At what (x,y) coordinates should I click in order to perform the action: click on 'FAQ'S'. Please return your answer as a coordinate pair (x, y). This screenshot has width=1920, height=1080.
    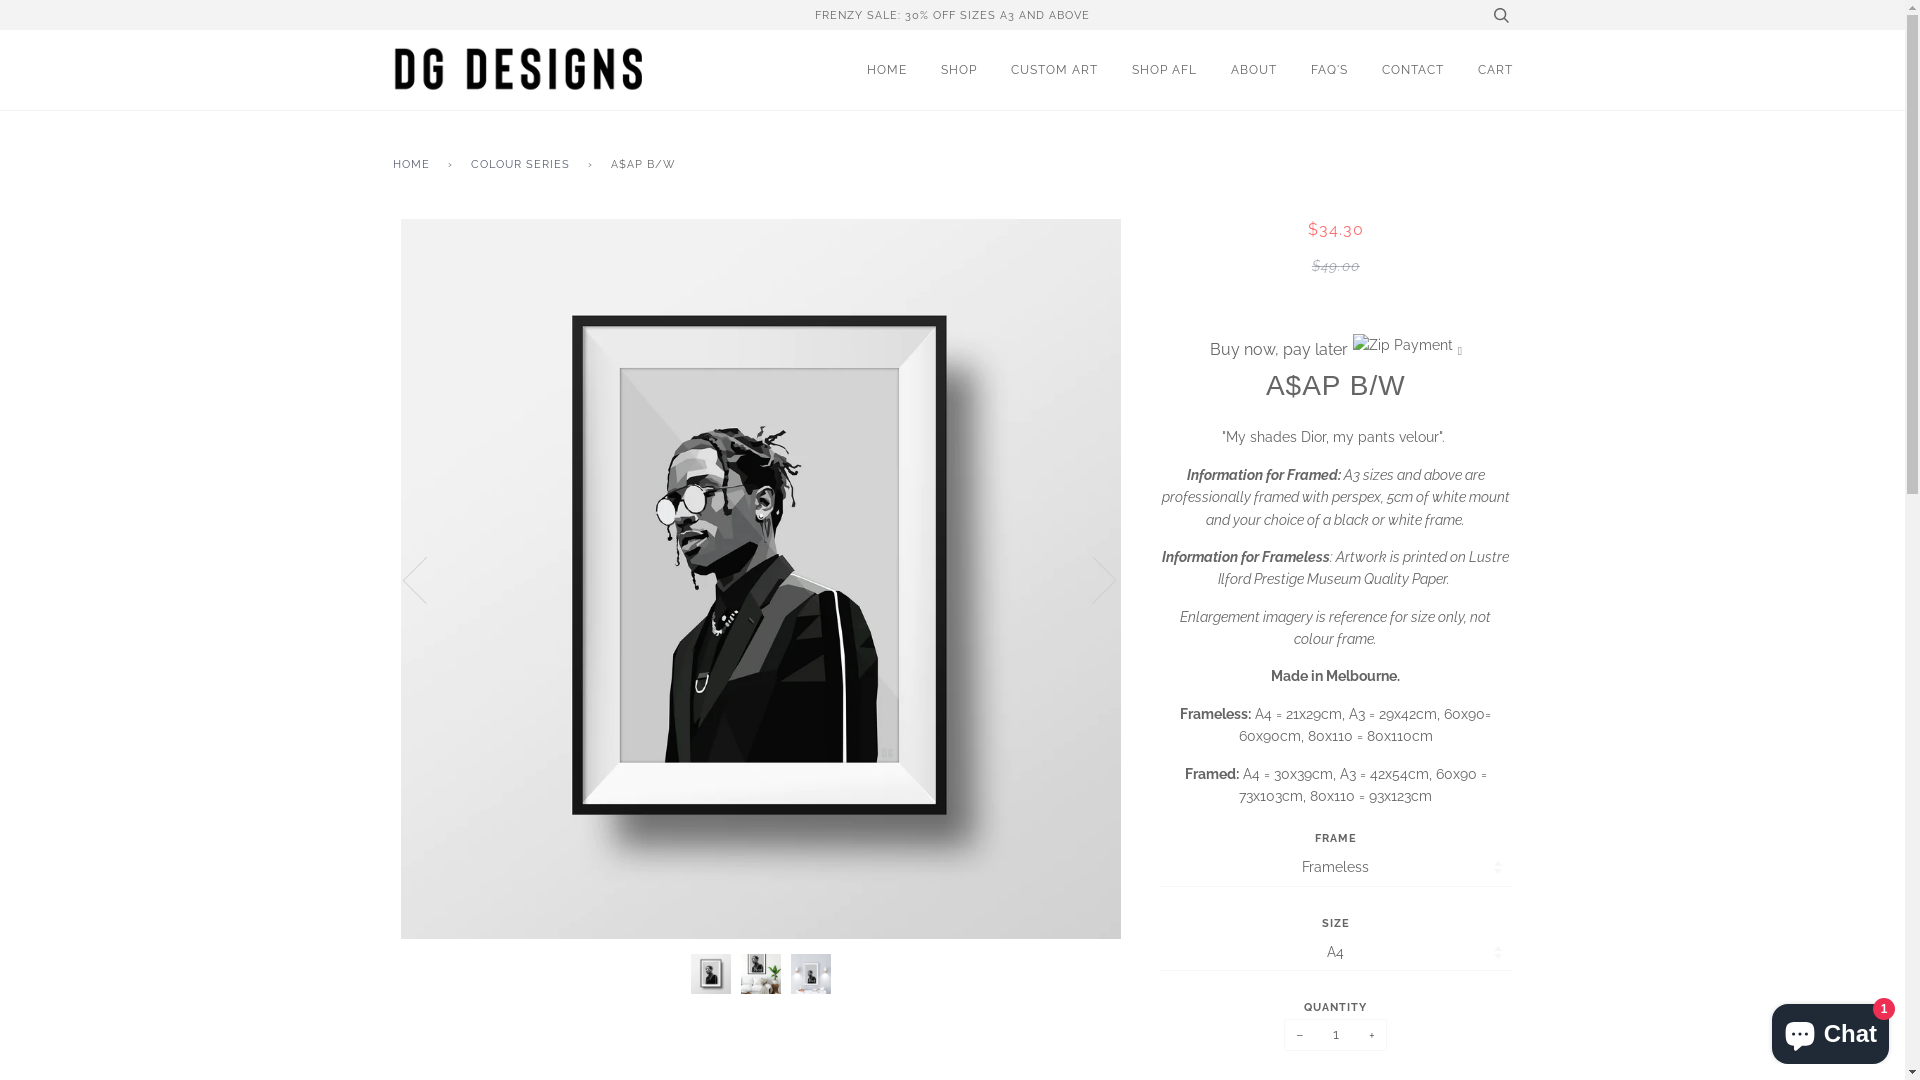
    Looking at the image, I should click on (1328, 68).